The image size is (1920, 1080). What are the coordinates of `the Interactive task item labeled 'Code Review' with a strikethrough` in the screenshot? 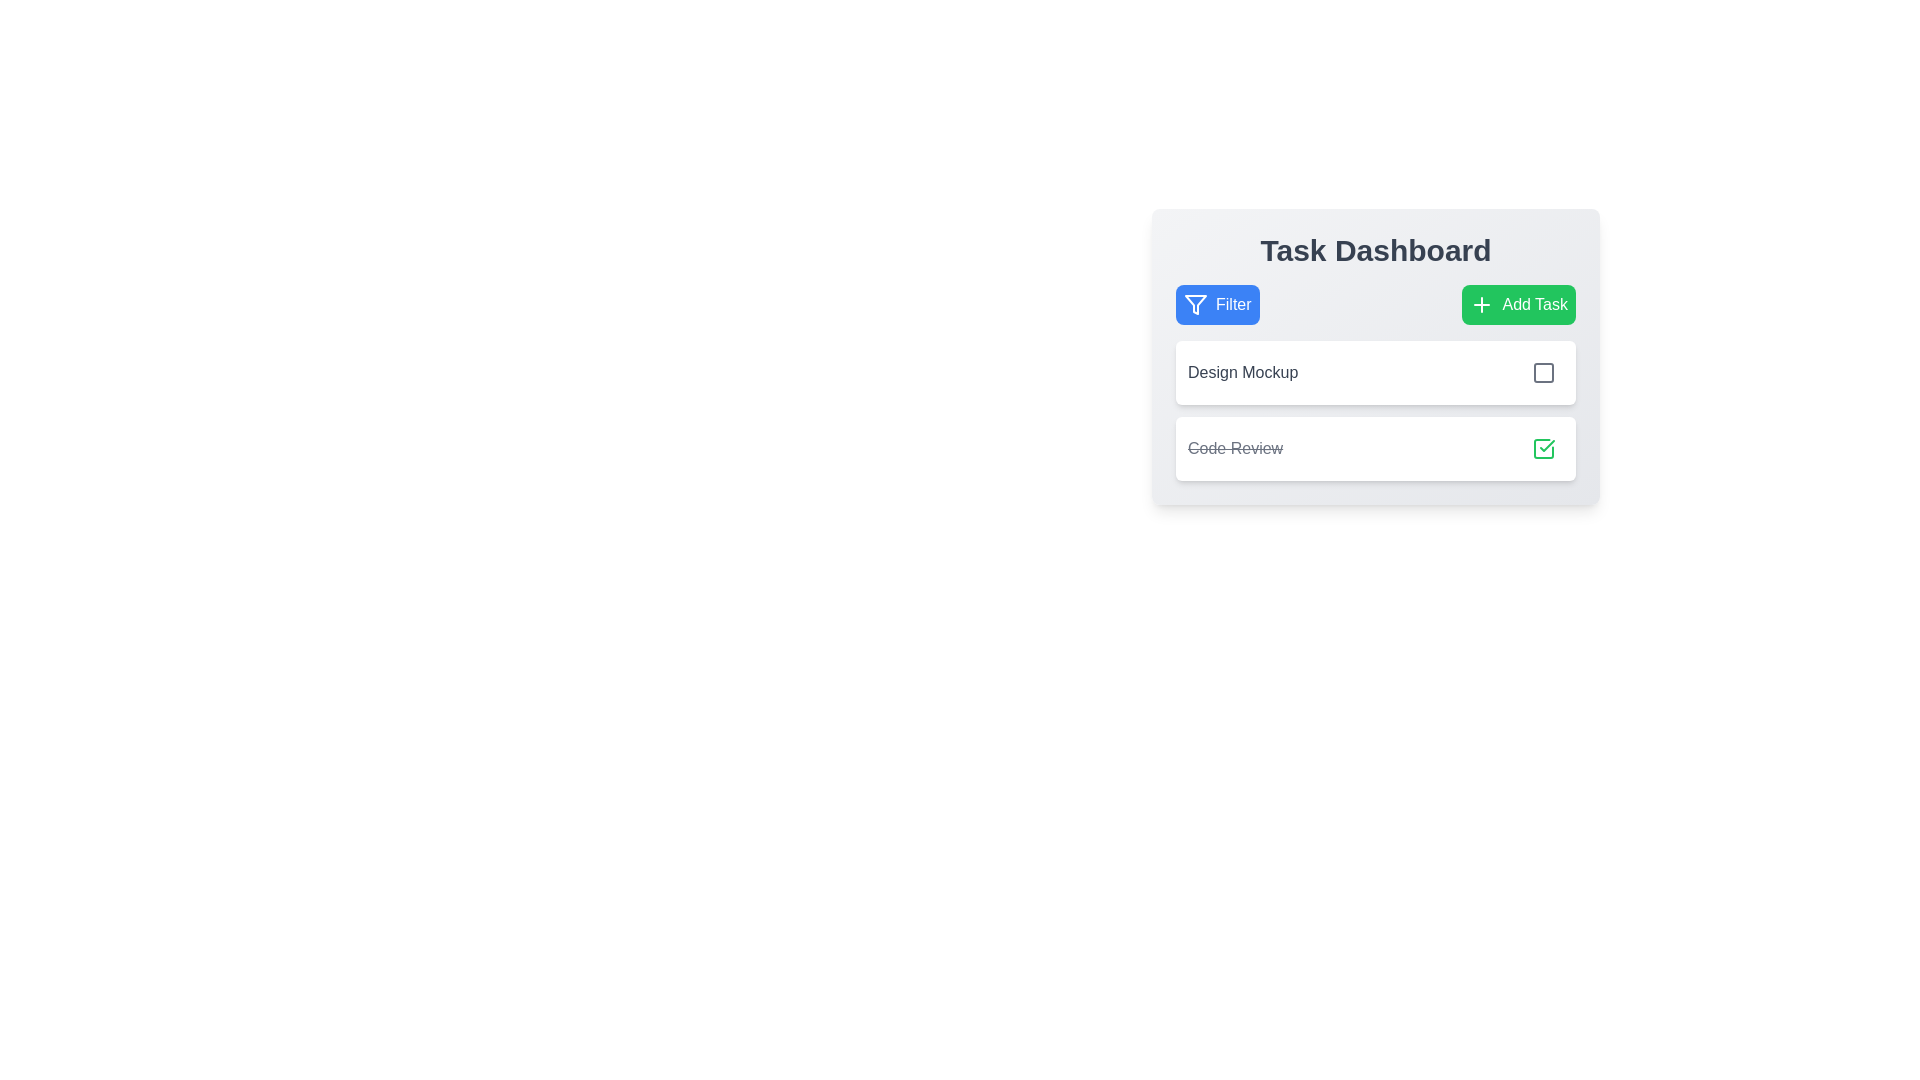 It's located at (1375, 447).